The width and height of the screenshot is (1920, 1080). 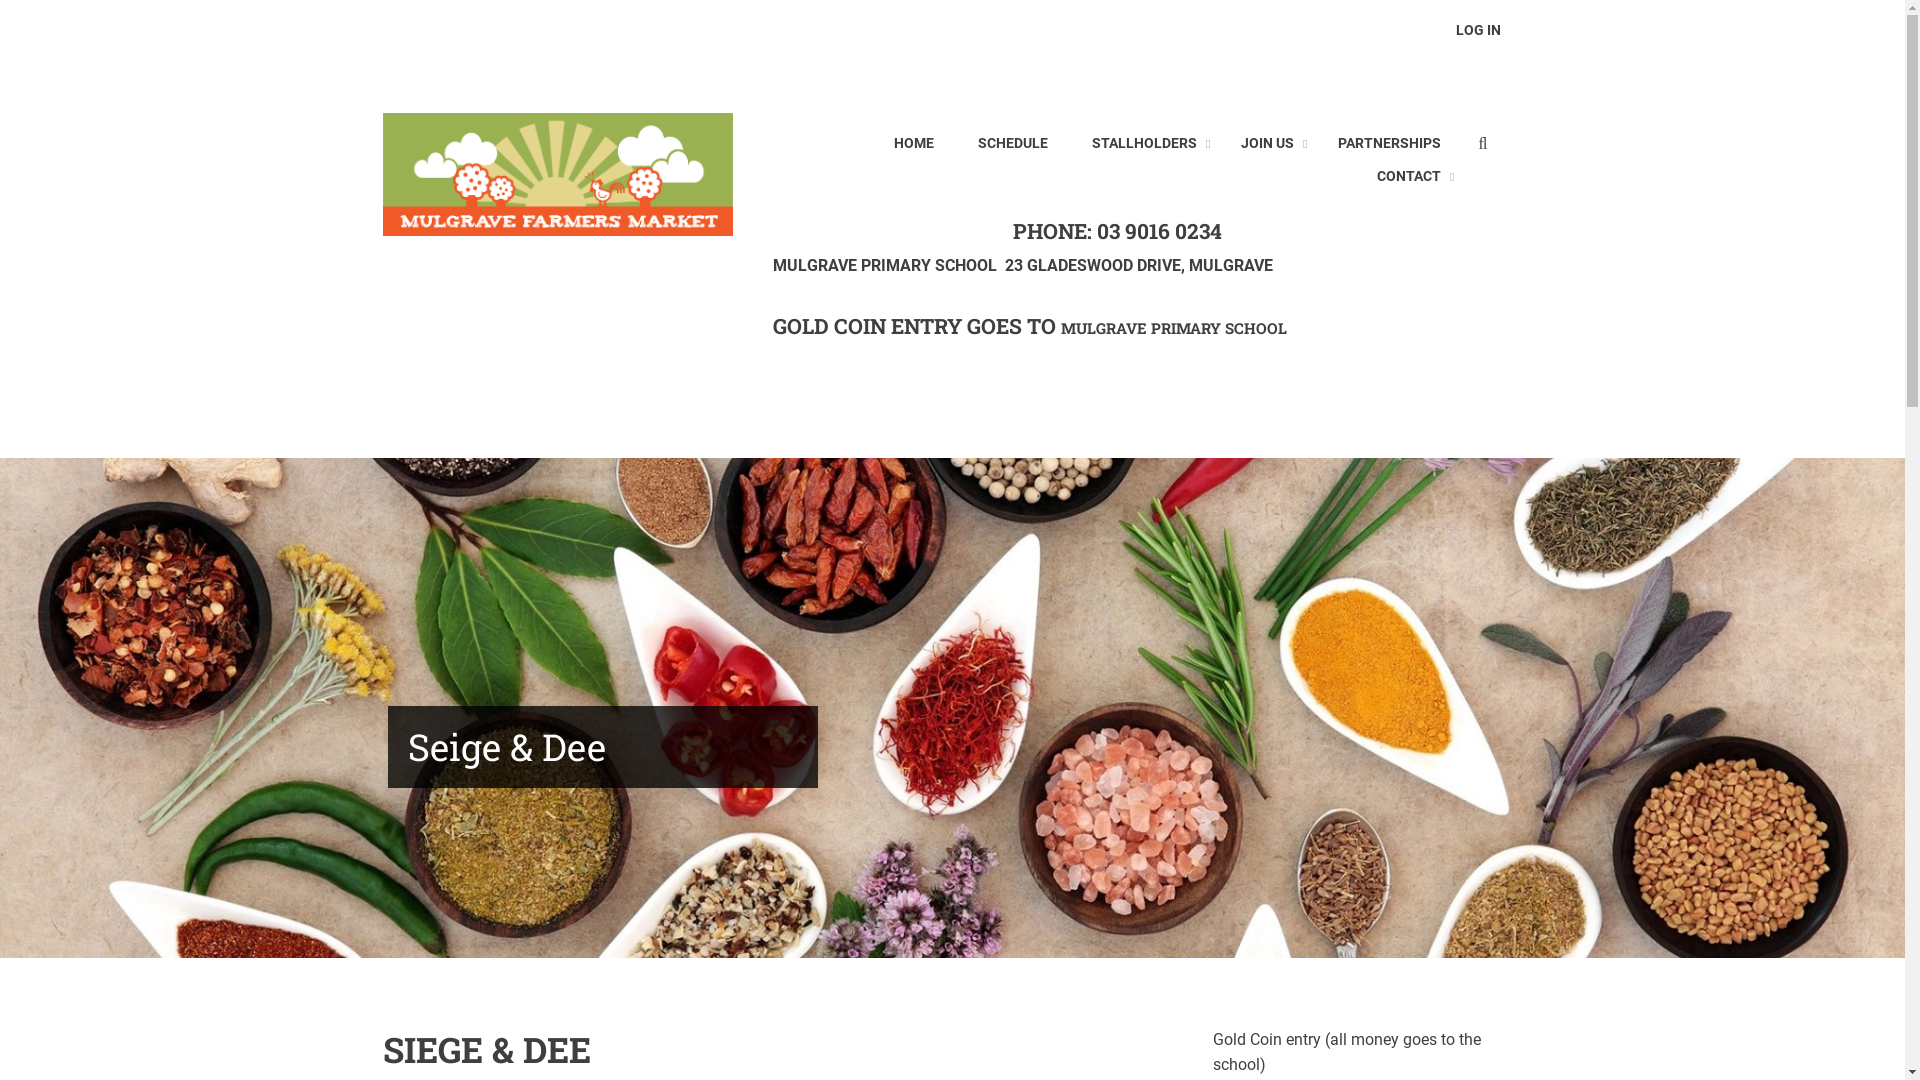 What do you see at coordinates (1223, 143) in the screenshot?
I see `'JOIN US'` at bounding box center [1223, 143].